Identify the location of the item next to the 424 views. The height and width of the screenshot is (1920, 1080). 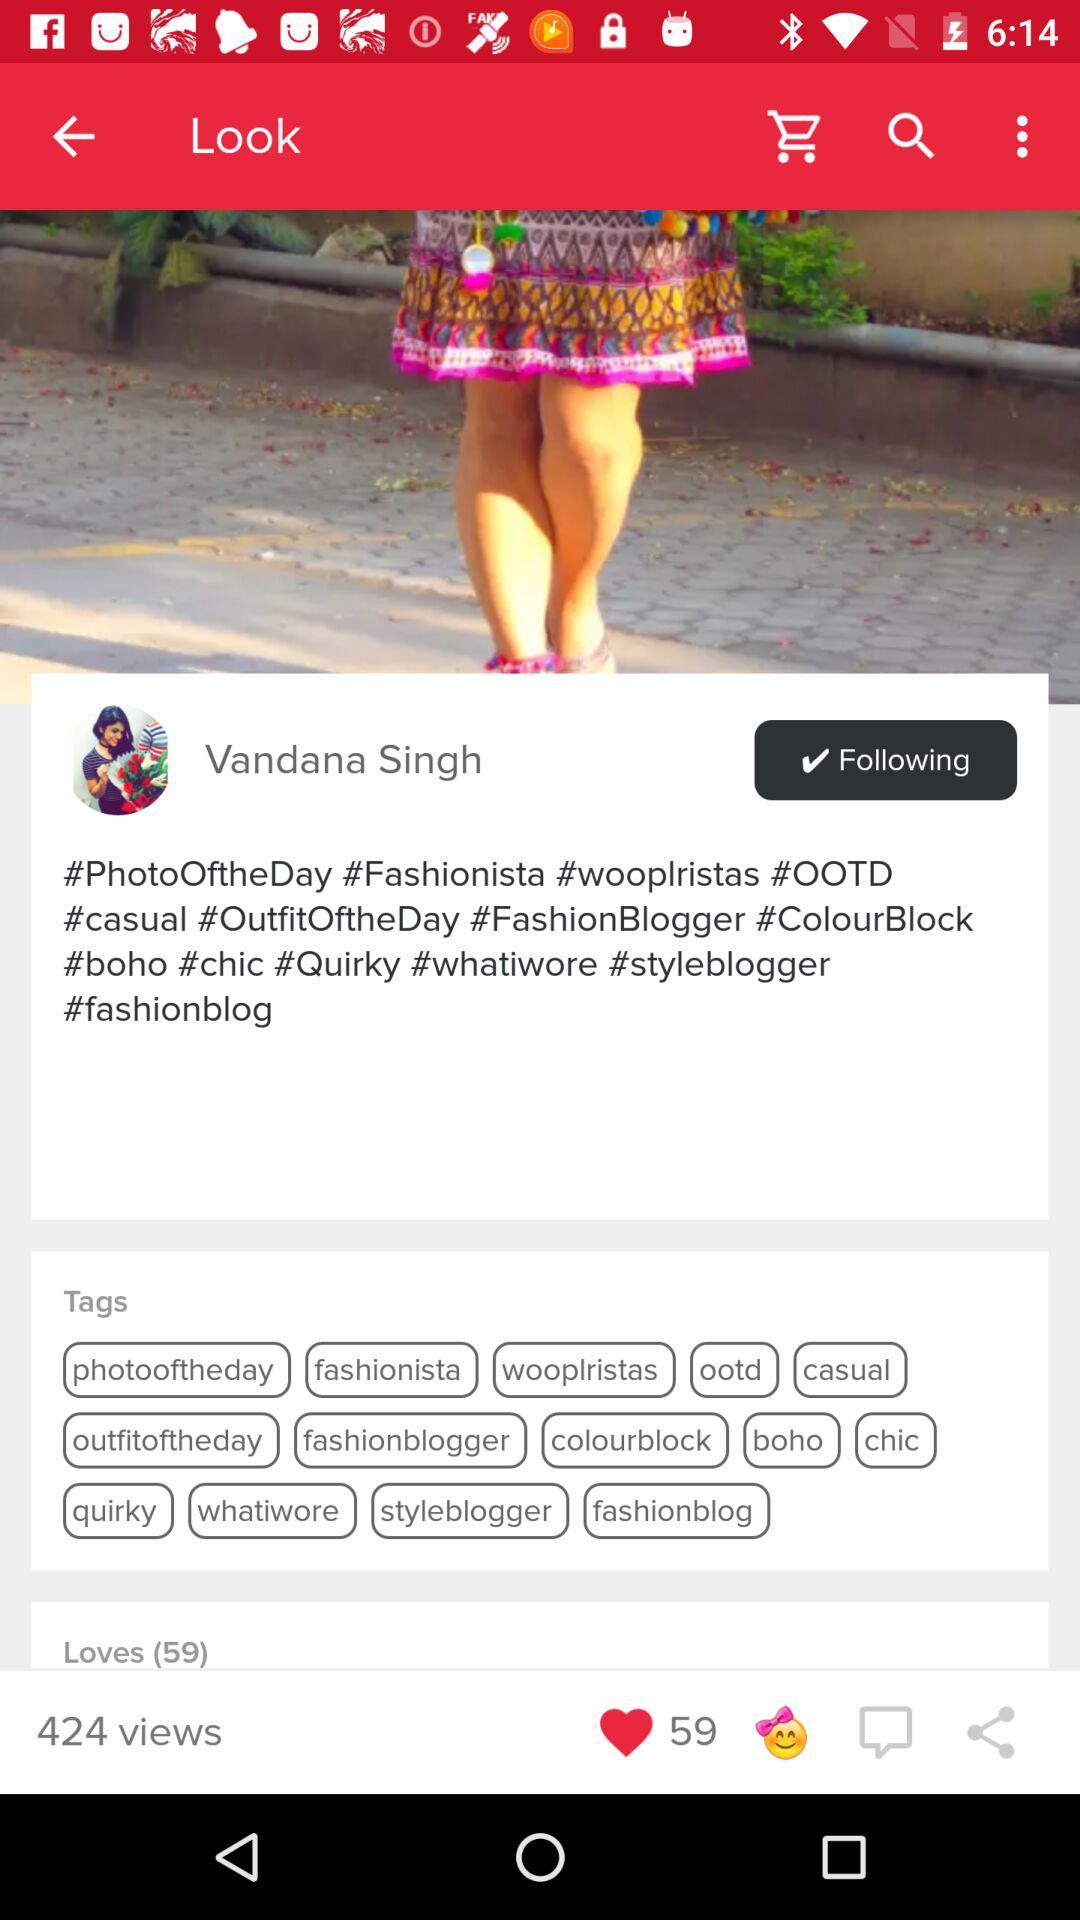
(625, 1731).